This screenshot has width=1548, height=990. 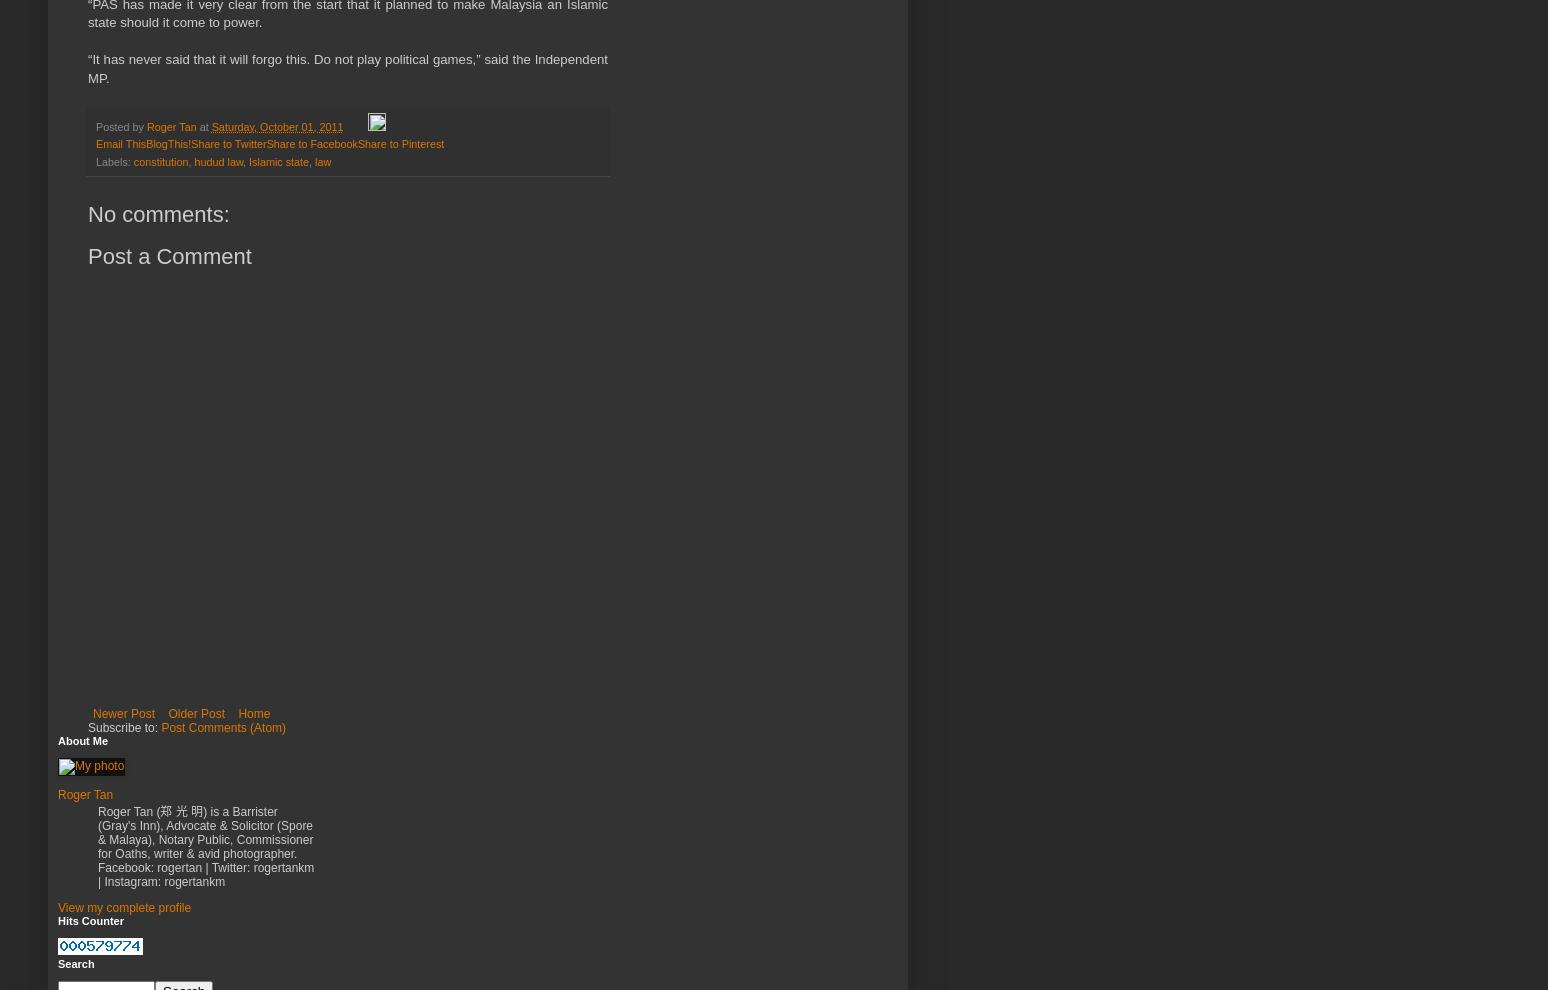 I want to click on 'About Me', so click(x=81, y=740).